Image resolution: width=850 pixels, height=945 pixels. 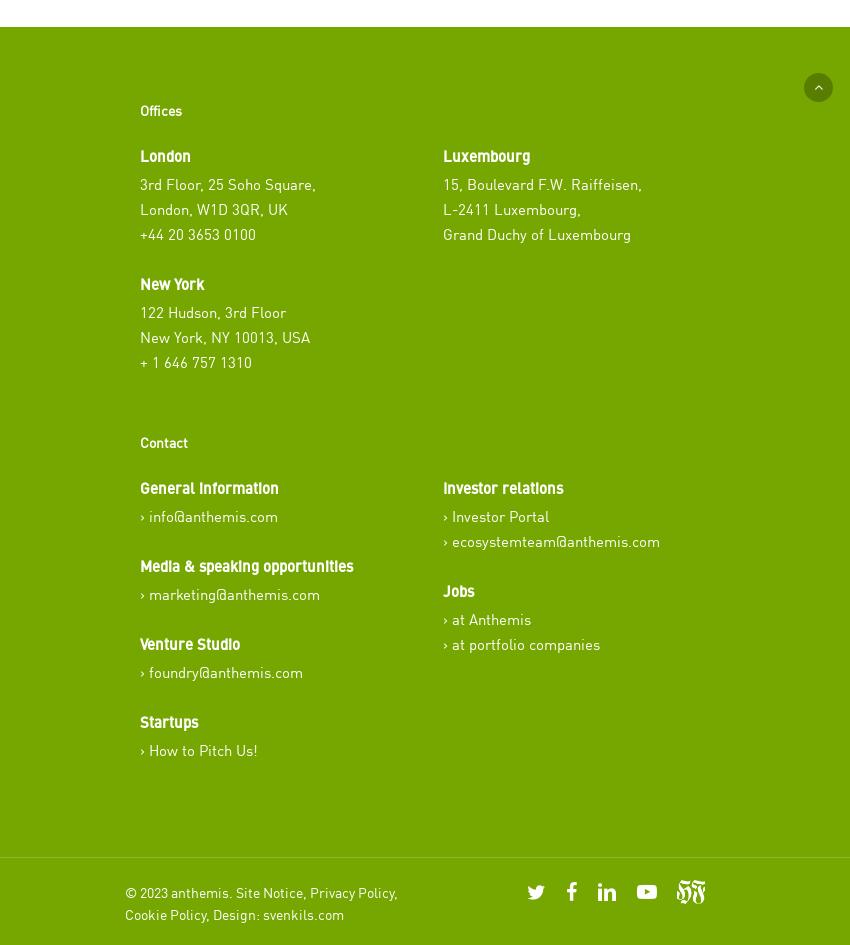 I want to click on 'Contact', so click(x=163, y=441).